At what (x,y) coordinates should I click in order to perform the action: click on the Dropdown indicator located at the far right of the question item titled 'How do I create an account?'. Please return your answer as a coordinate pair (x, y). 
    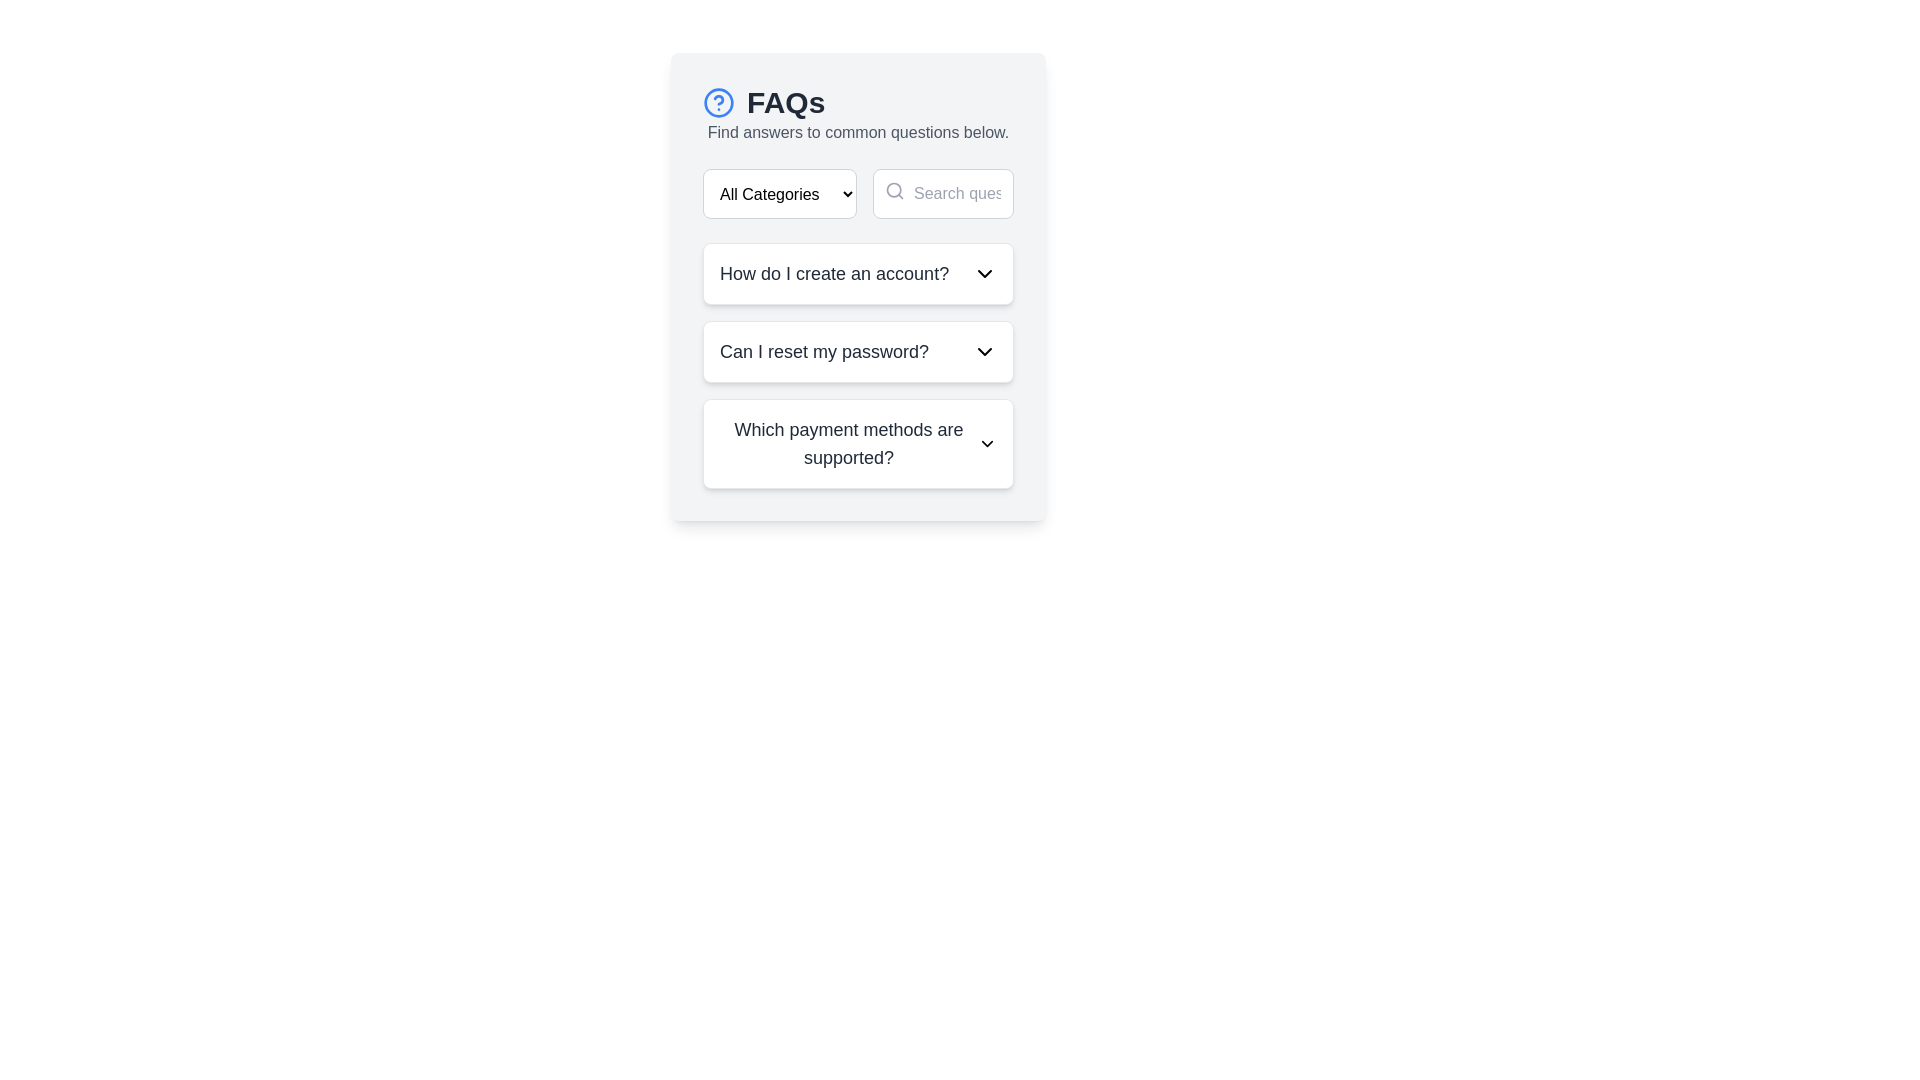
    Looking at the image, I should click on (984, 273).